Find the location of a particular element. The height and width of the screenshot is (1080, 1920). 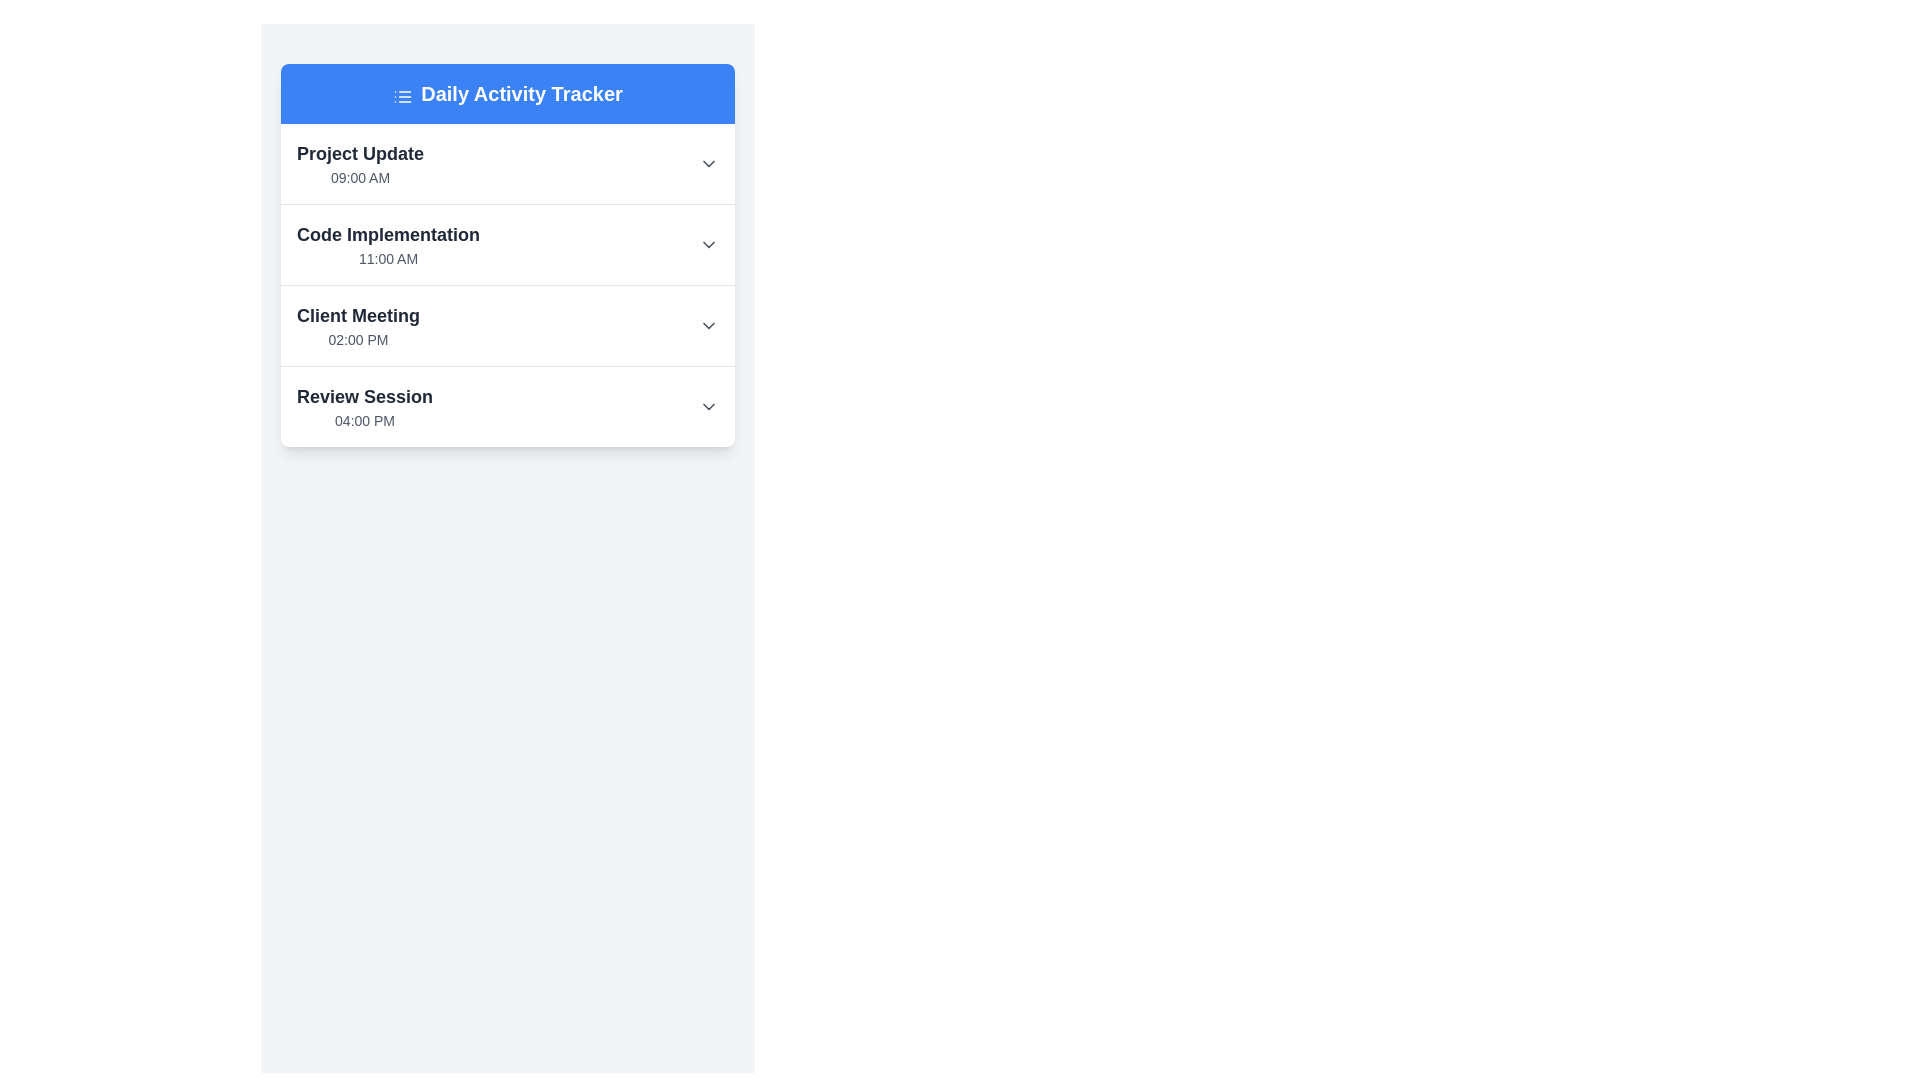

the list item labeled 'Project Update' at 09:00 AM is located at coordinates (508, 163).